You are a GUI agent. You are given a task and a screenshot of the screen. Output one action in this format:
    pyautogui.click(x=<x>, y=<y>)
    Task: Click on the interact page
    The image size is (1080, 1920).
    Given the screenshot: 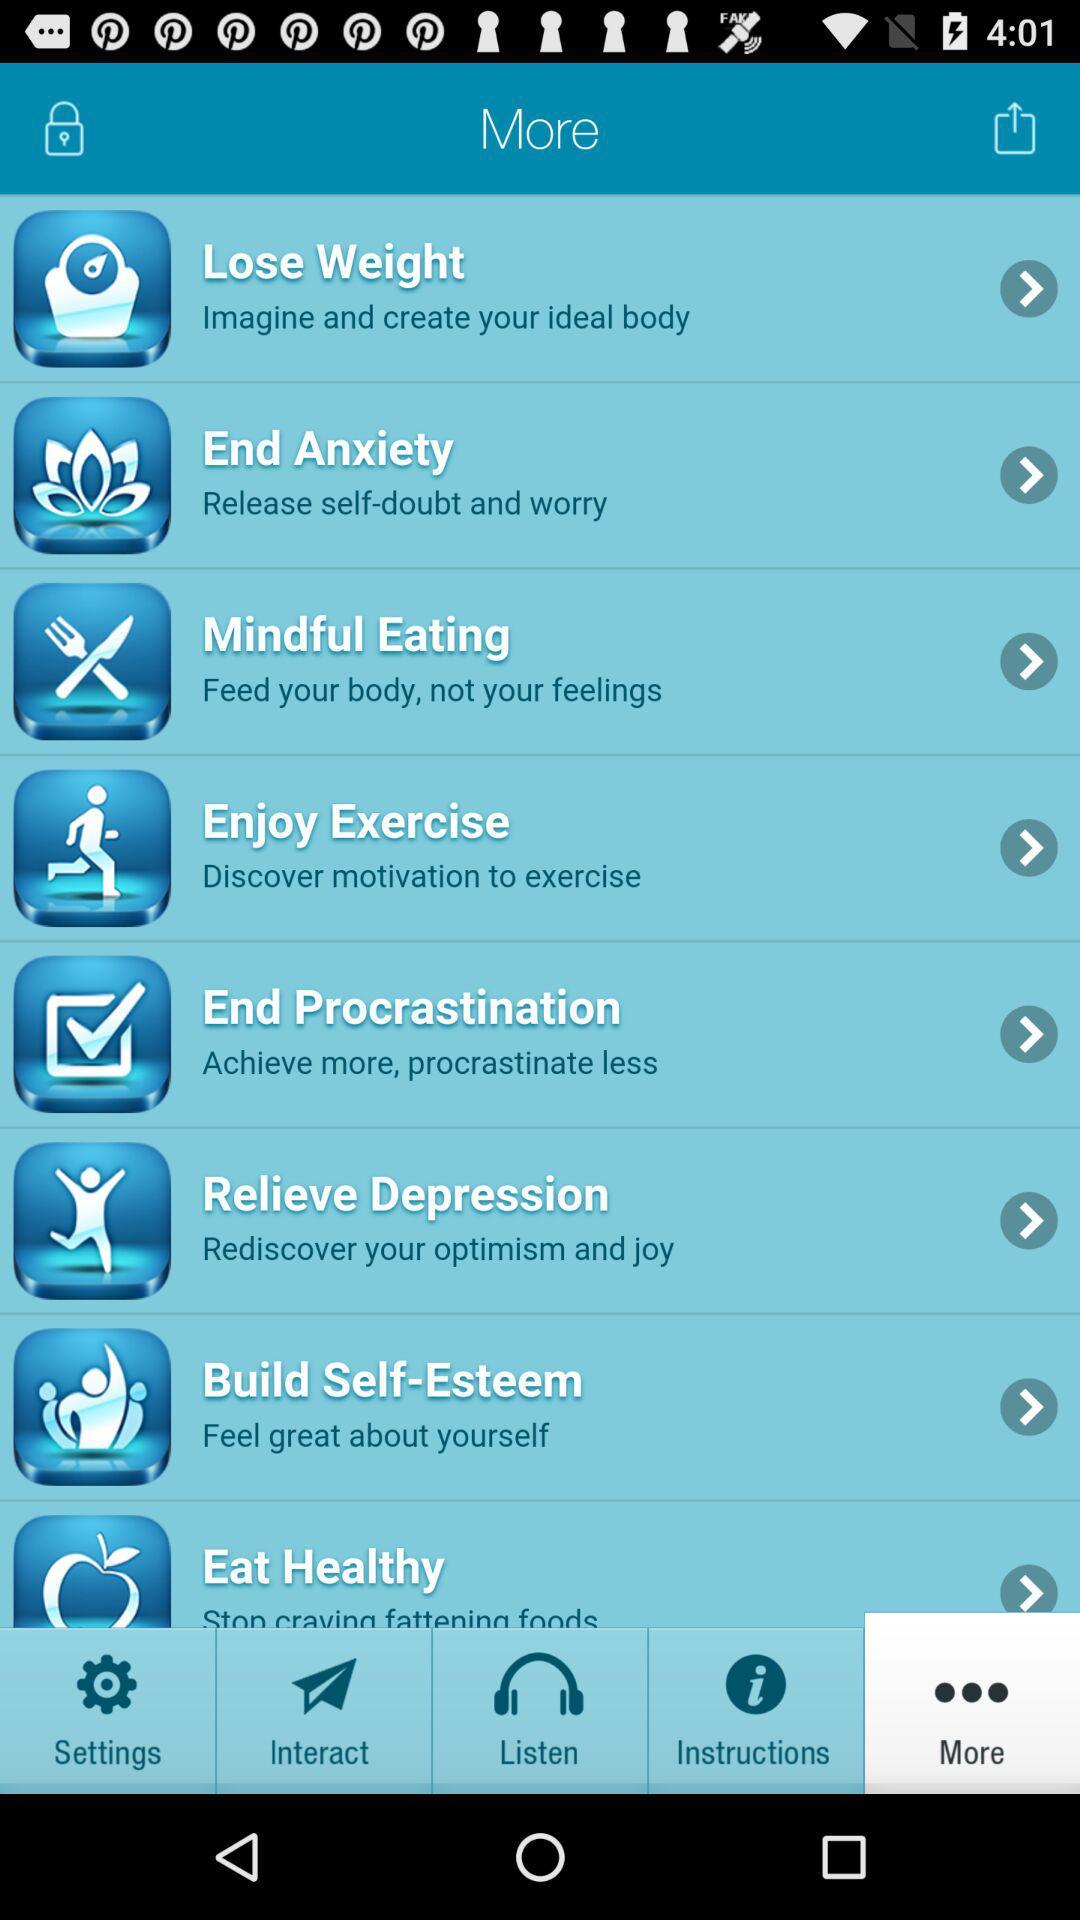 What is the action you would take?
    pyautogui.click(x=323, y=1701)
    